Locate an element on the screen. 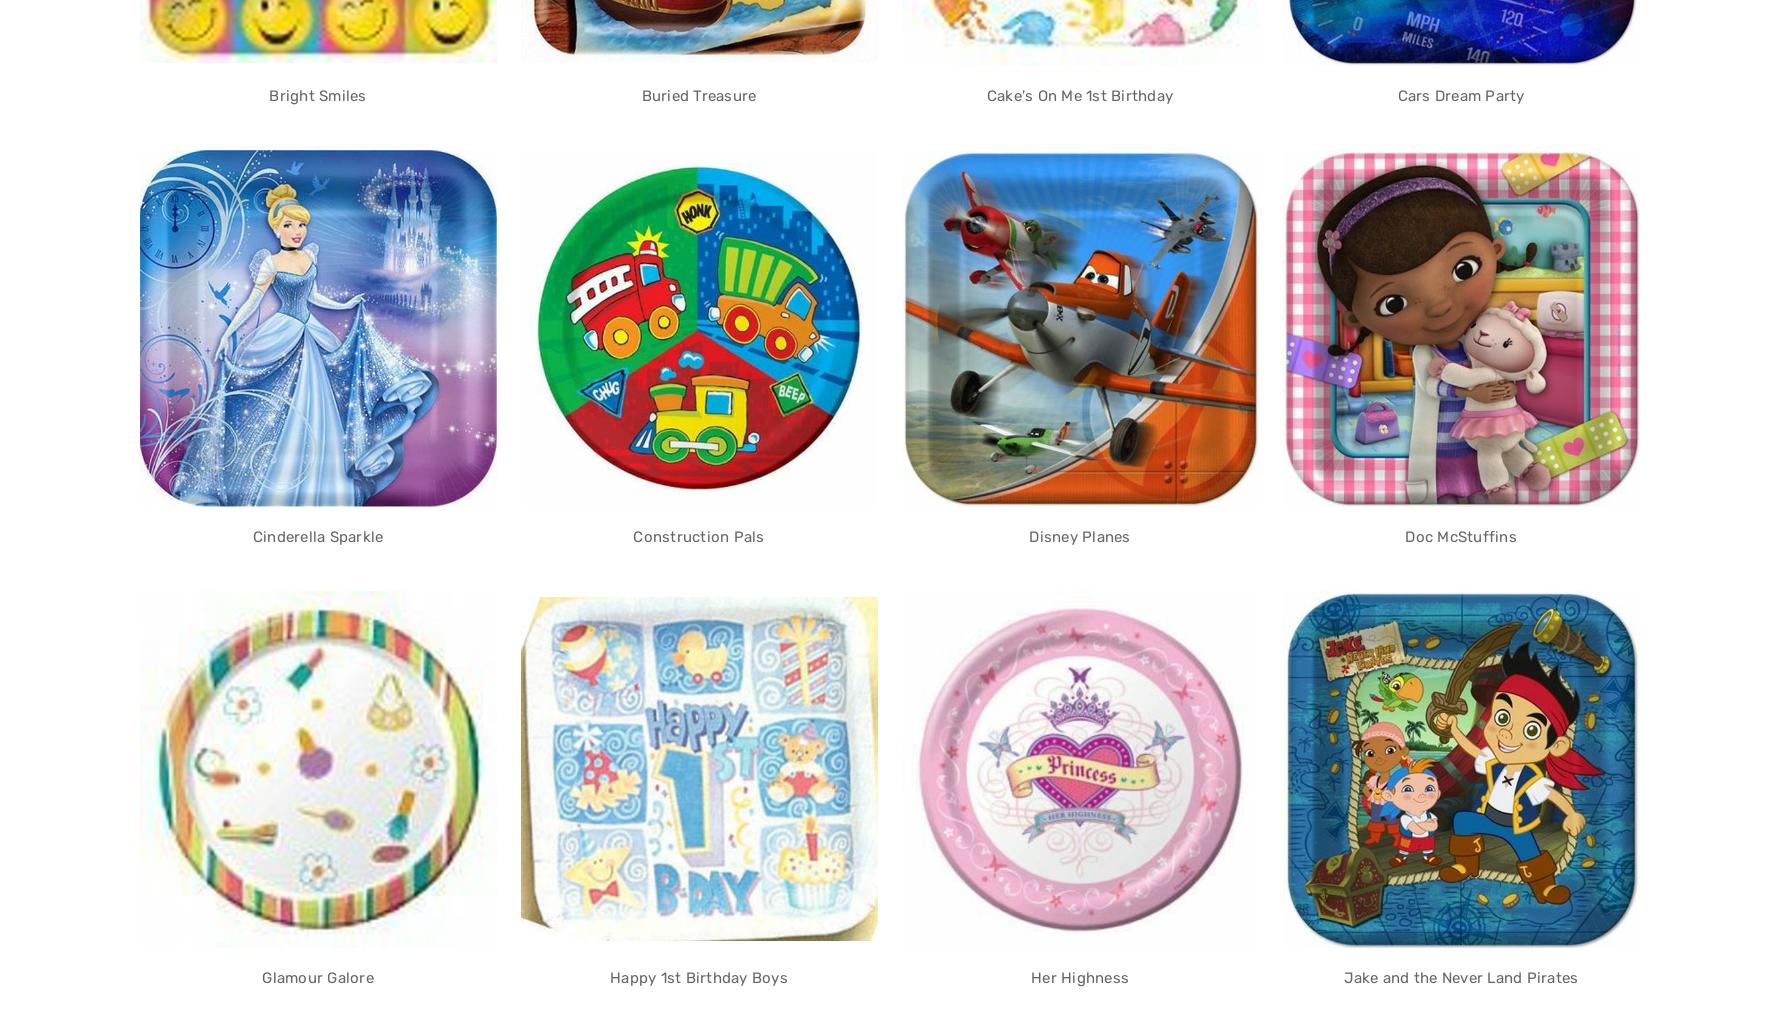 The width and height of the screenshot is (1779, 1024). 'Cake's On Me 1st Birthday' is located at coordinates (1078, 95).